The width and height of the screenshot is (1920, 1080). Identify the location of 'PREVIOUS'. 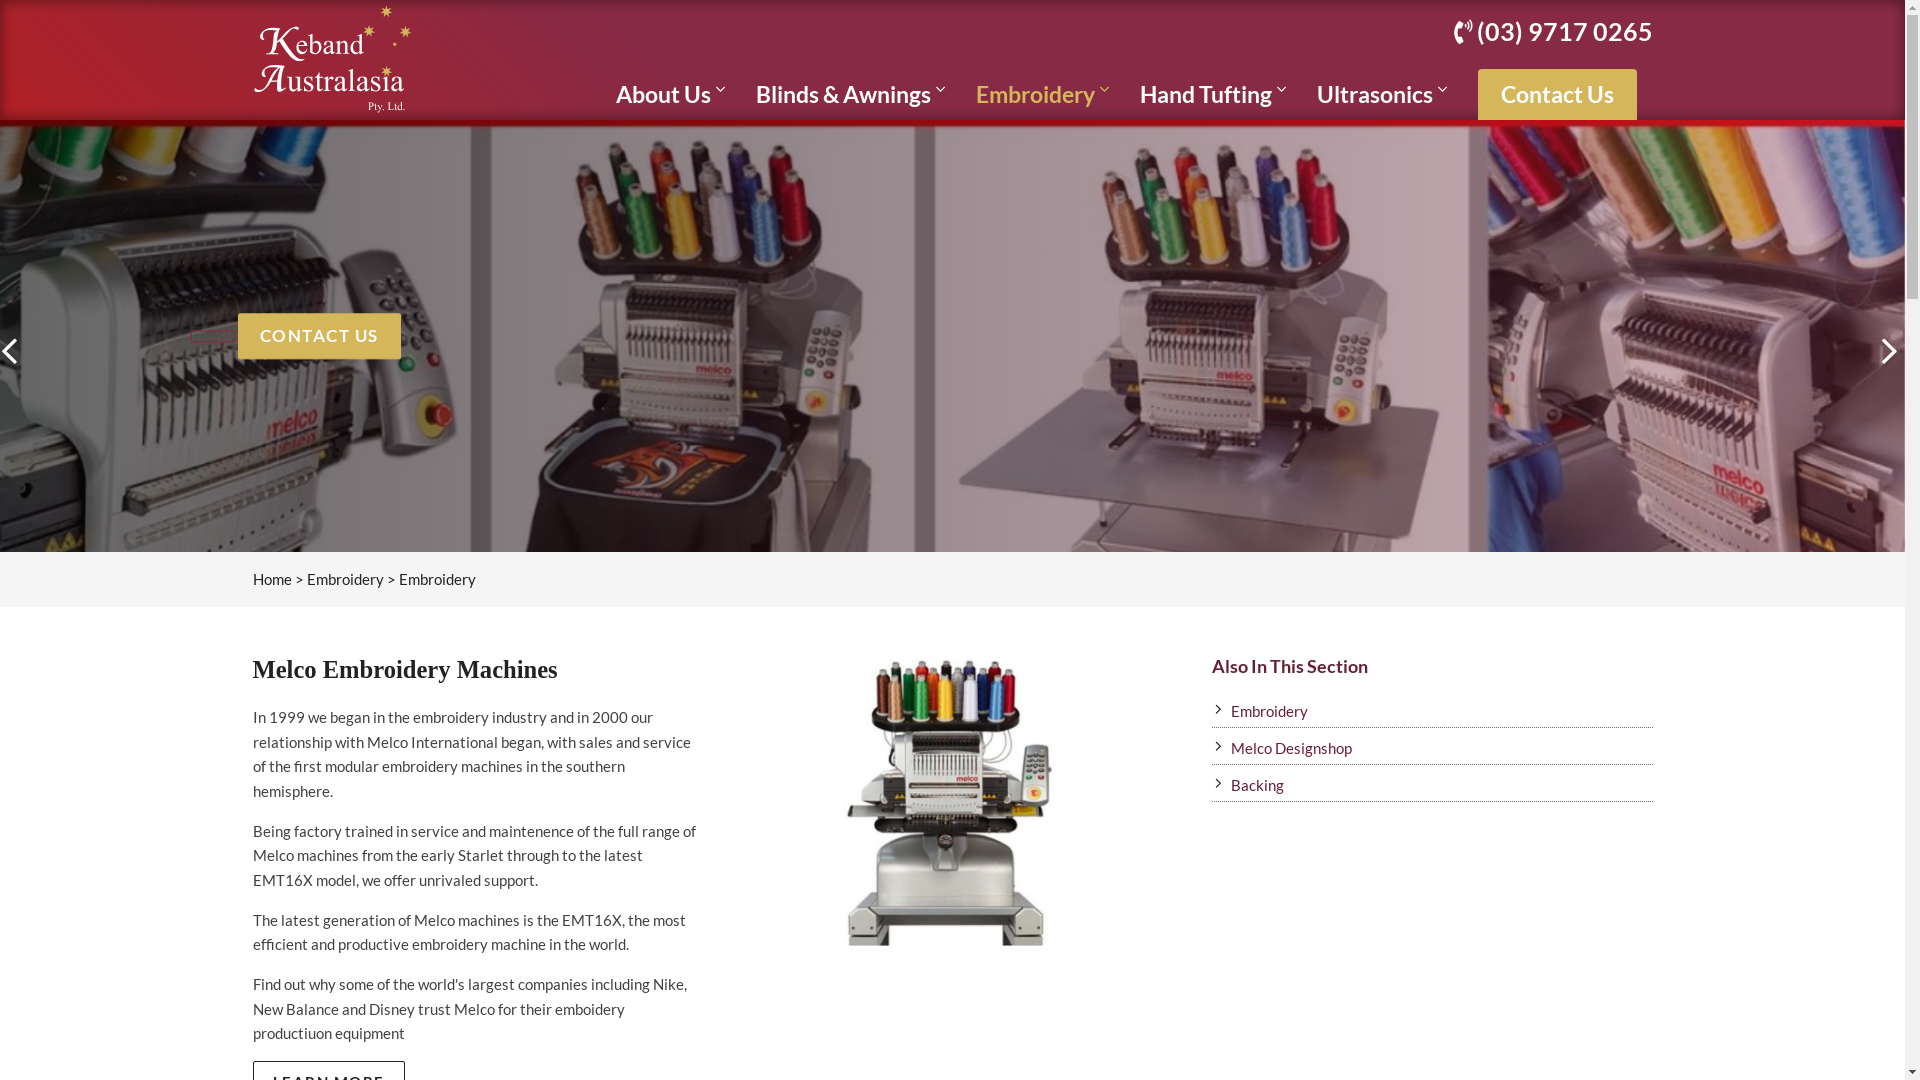
(0, 350).